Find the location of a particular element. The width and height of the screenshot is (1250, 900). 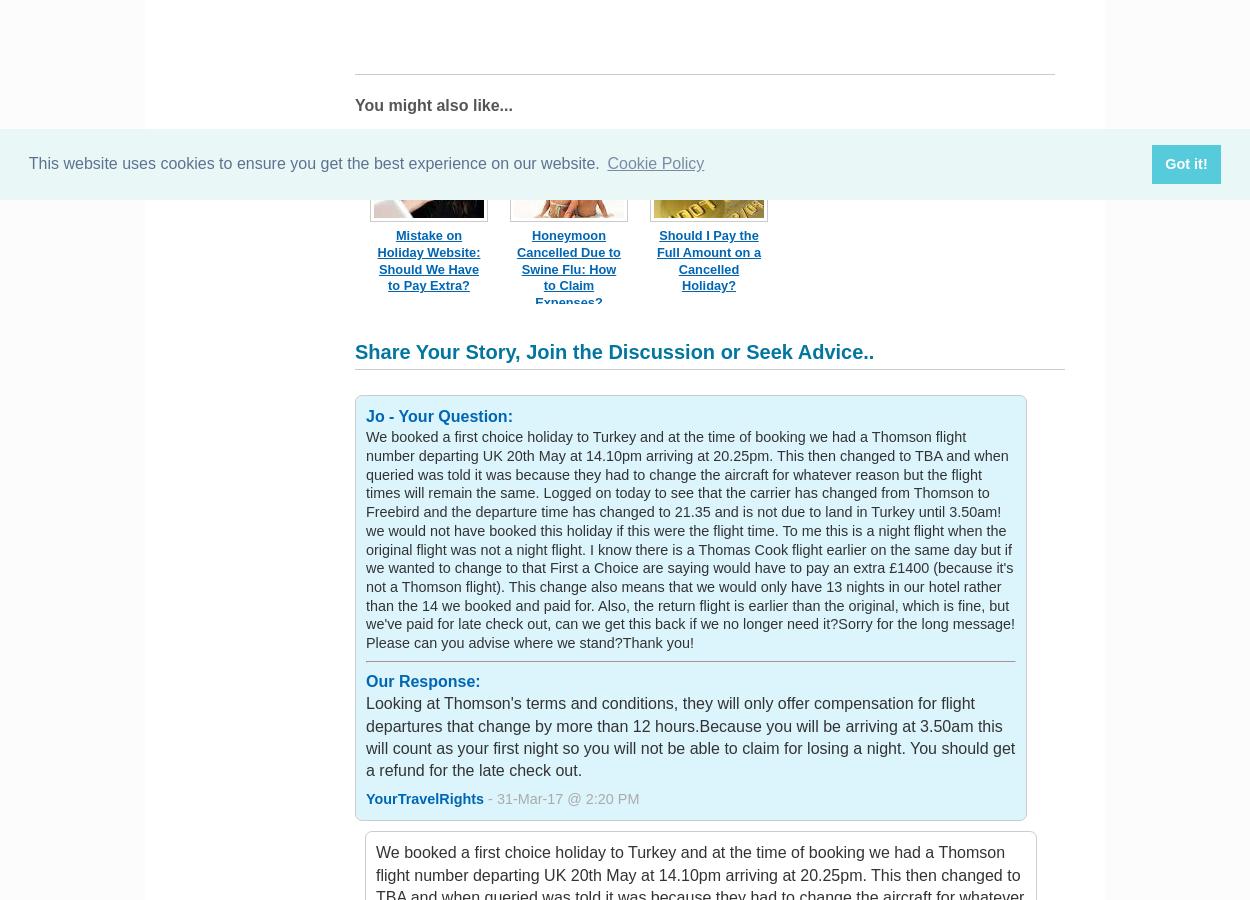

'Cookie Policy' is located at coordinates (655, 163).